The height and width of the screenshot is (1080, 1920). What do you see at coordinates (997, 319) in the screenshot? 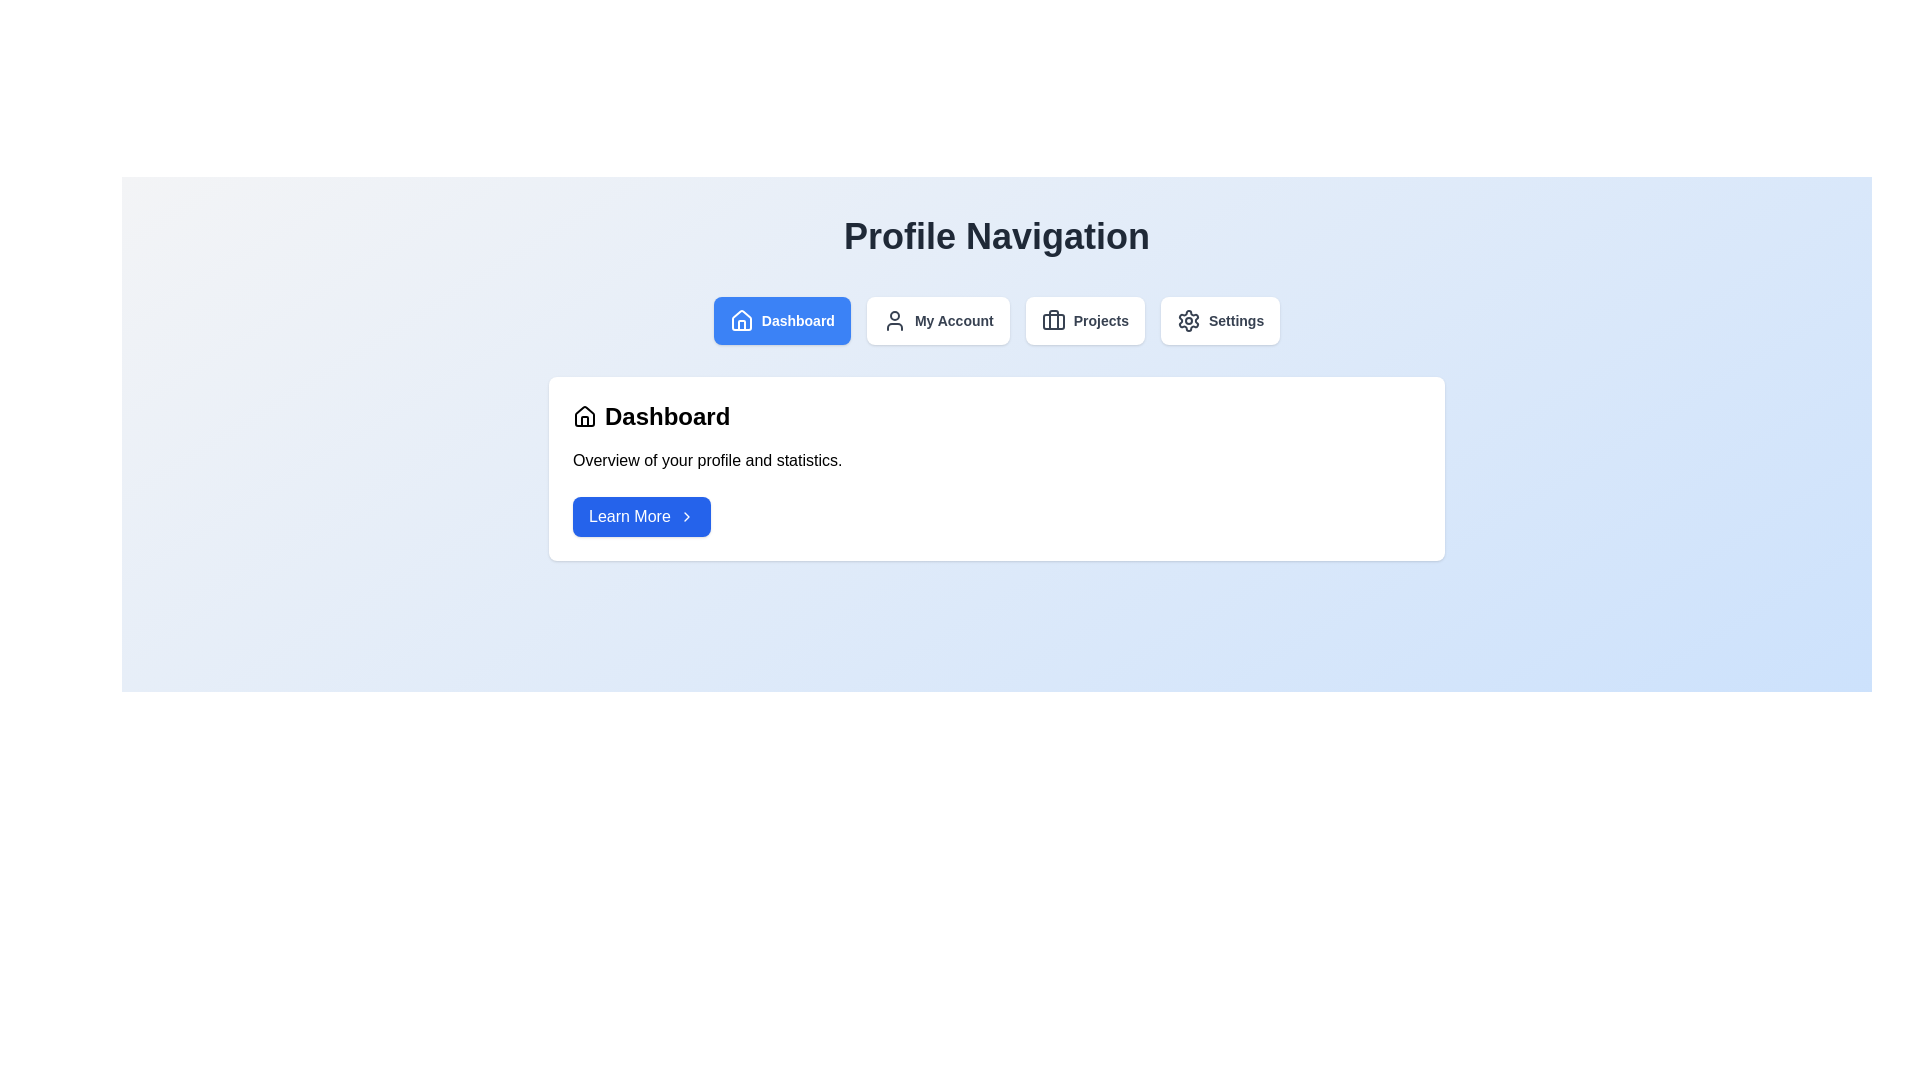
I see `the 'My Account' navigation tab located in the second position of the navigation bar` at bounding box center [997, 319].